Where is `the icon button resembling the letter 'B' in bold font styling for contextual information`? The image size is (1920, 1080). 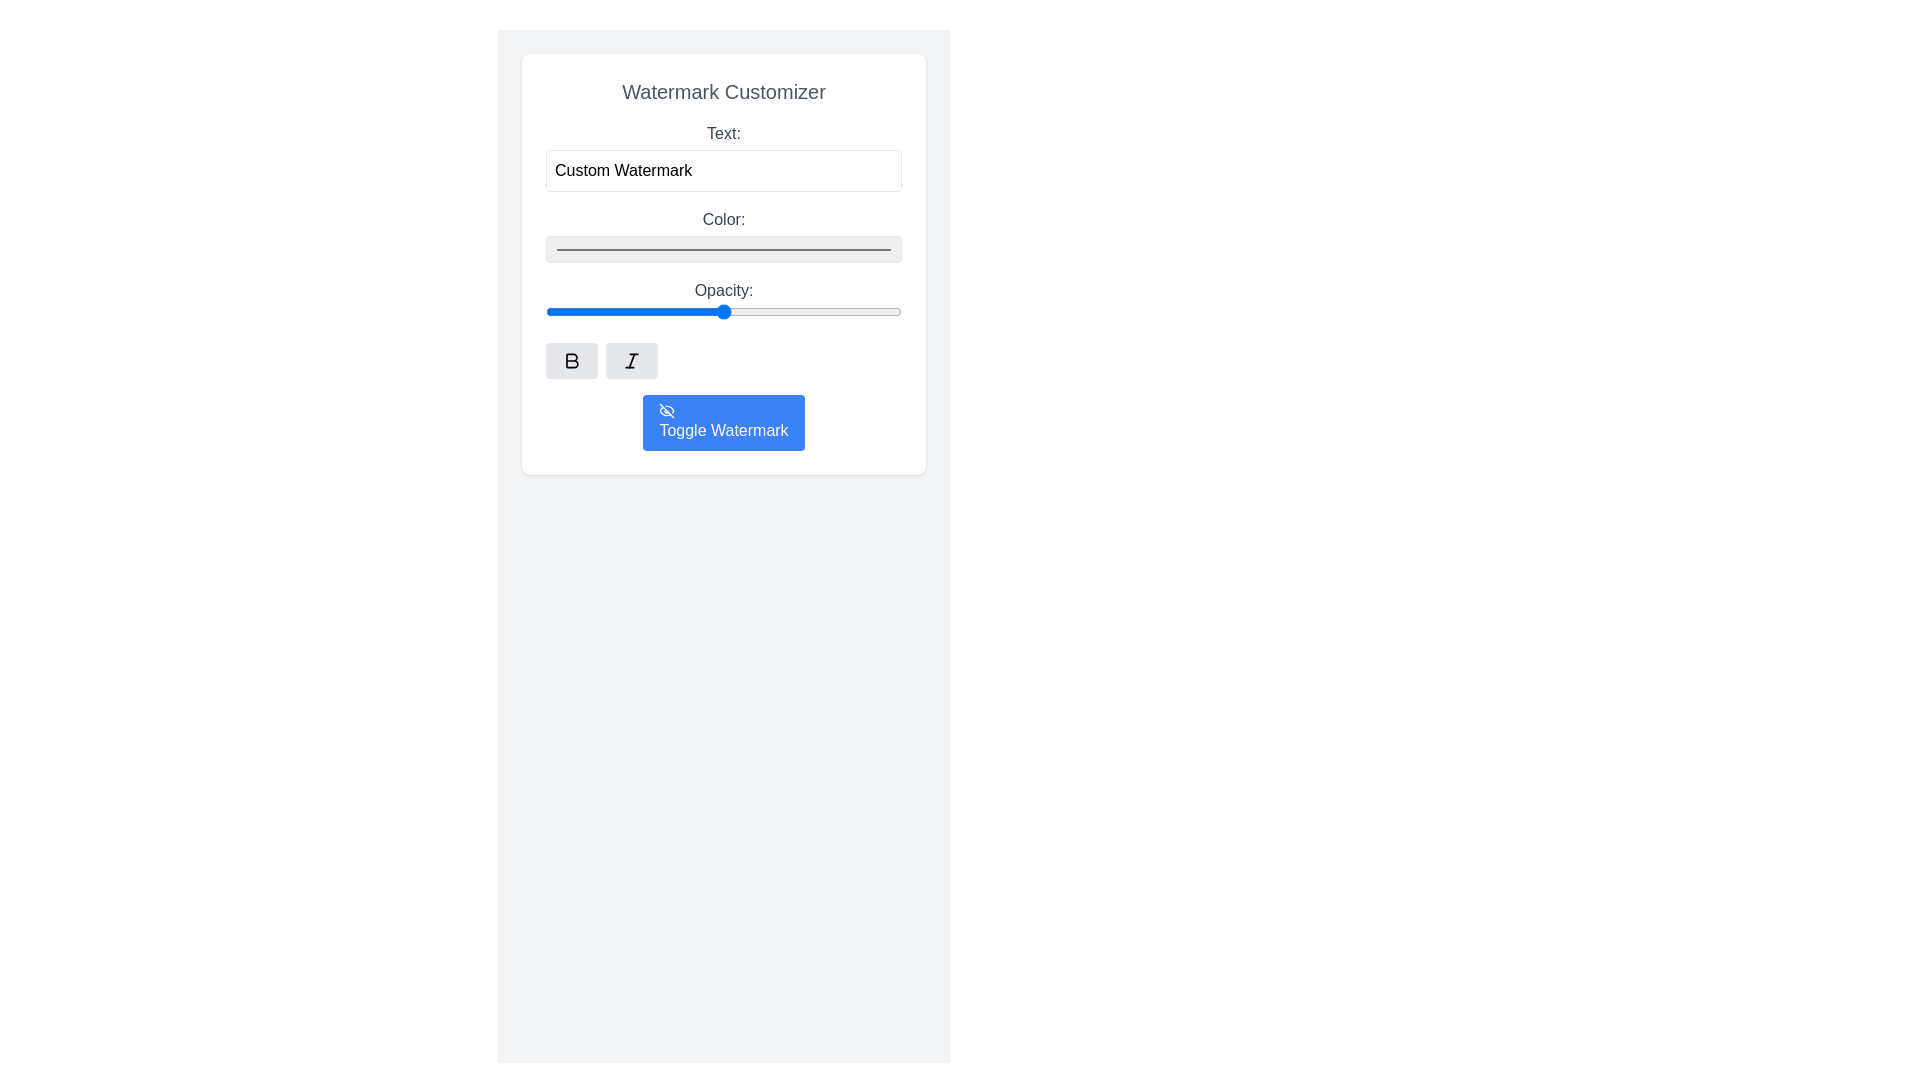
the icon button resembling the letter 'B' in bold font styling for contextual information is located at coordinates (570, 361).